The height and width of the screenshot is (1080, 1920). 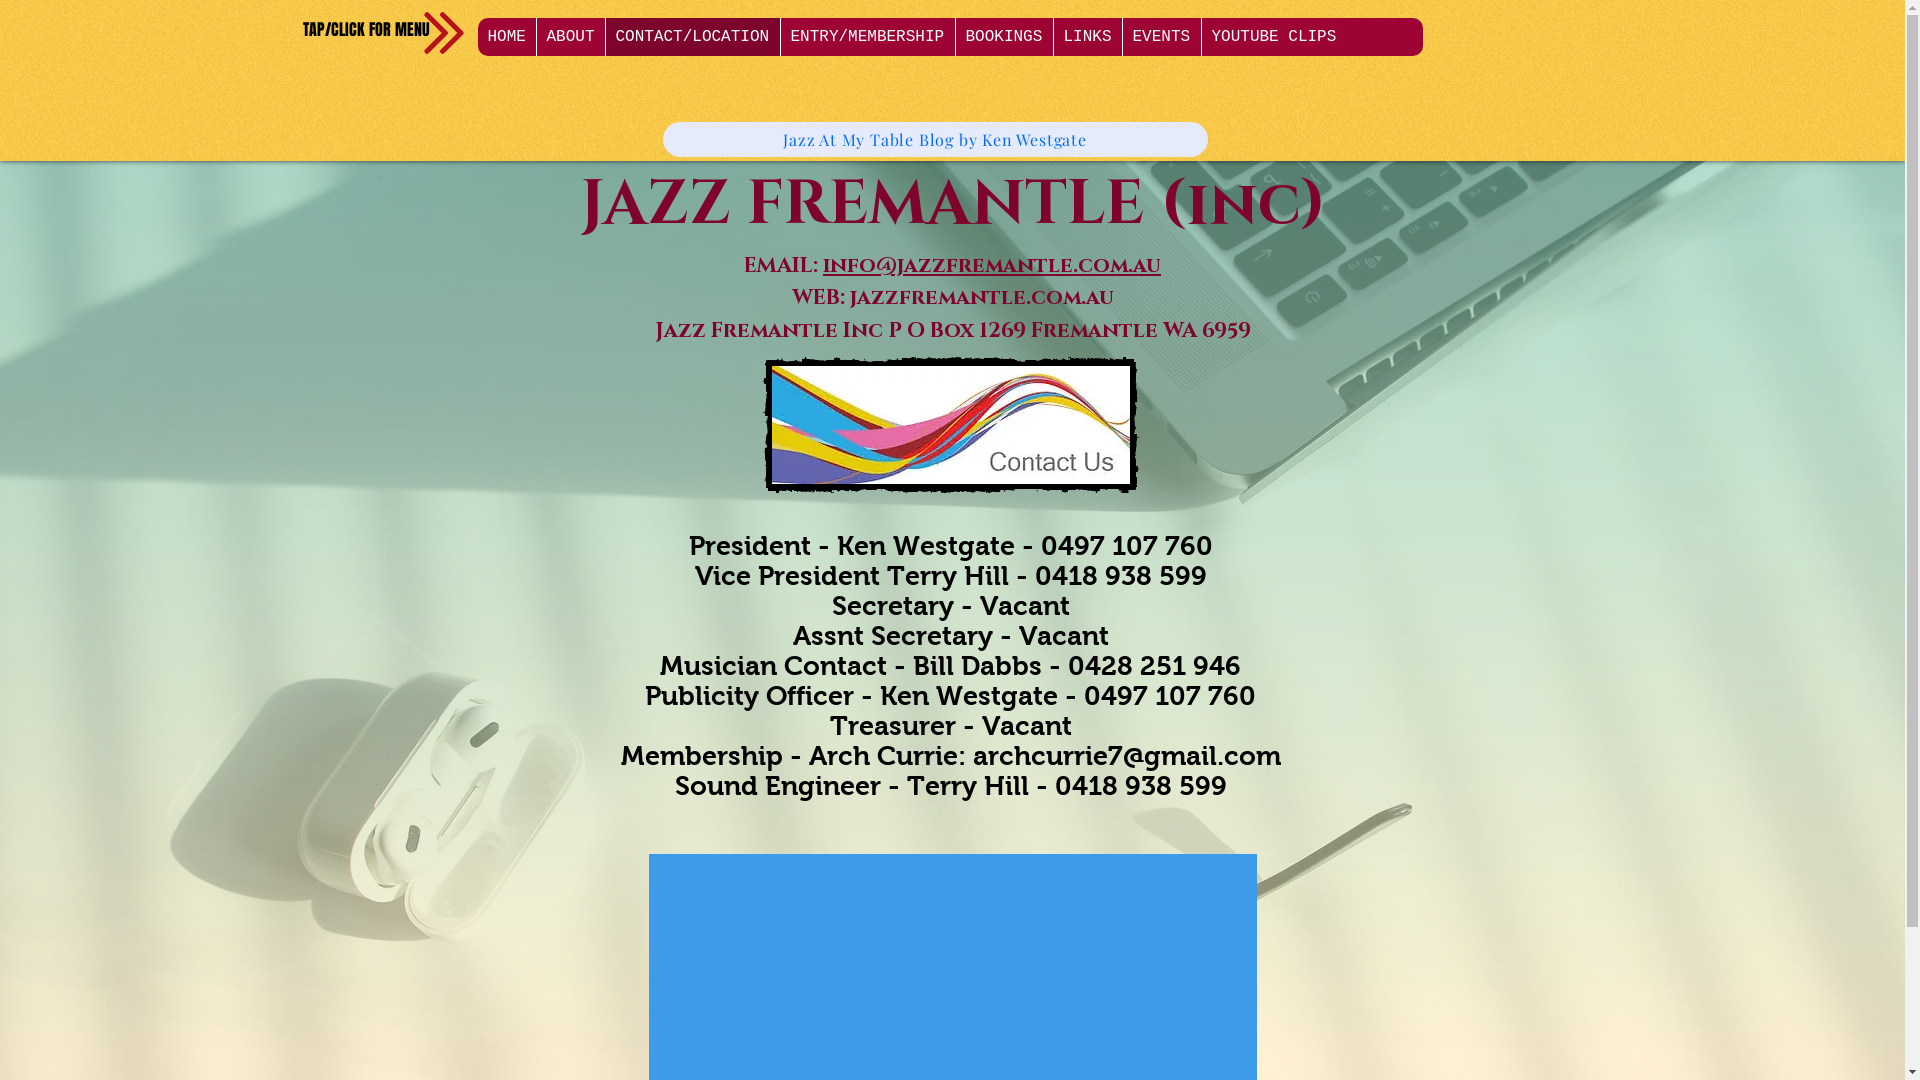 What do you see at coordinates (1003, 37) in the screenshot?
I see `'BOOKINGS'` at bounding box center [1003, 37].